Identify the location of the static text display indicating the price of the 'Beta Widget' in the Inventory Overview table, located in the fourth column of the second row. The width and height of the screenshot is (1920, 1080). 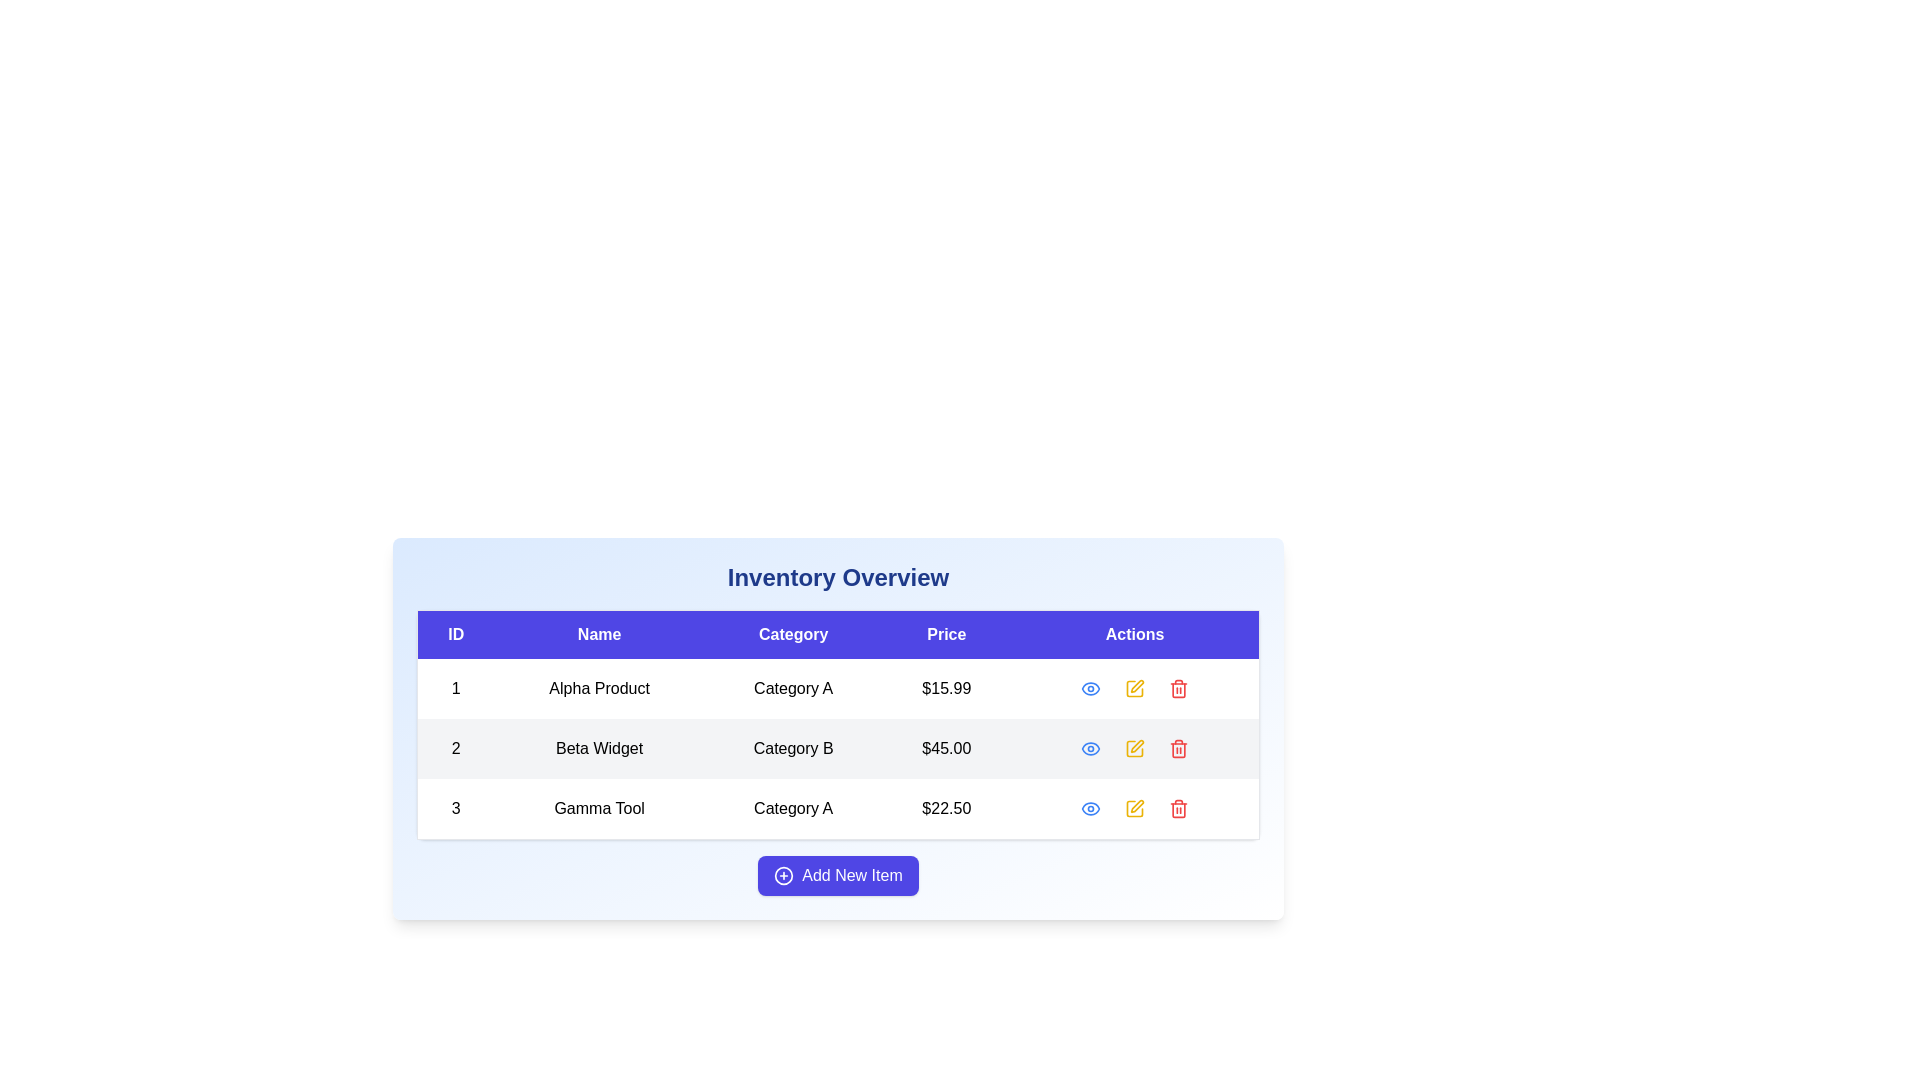
(945, 748).